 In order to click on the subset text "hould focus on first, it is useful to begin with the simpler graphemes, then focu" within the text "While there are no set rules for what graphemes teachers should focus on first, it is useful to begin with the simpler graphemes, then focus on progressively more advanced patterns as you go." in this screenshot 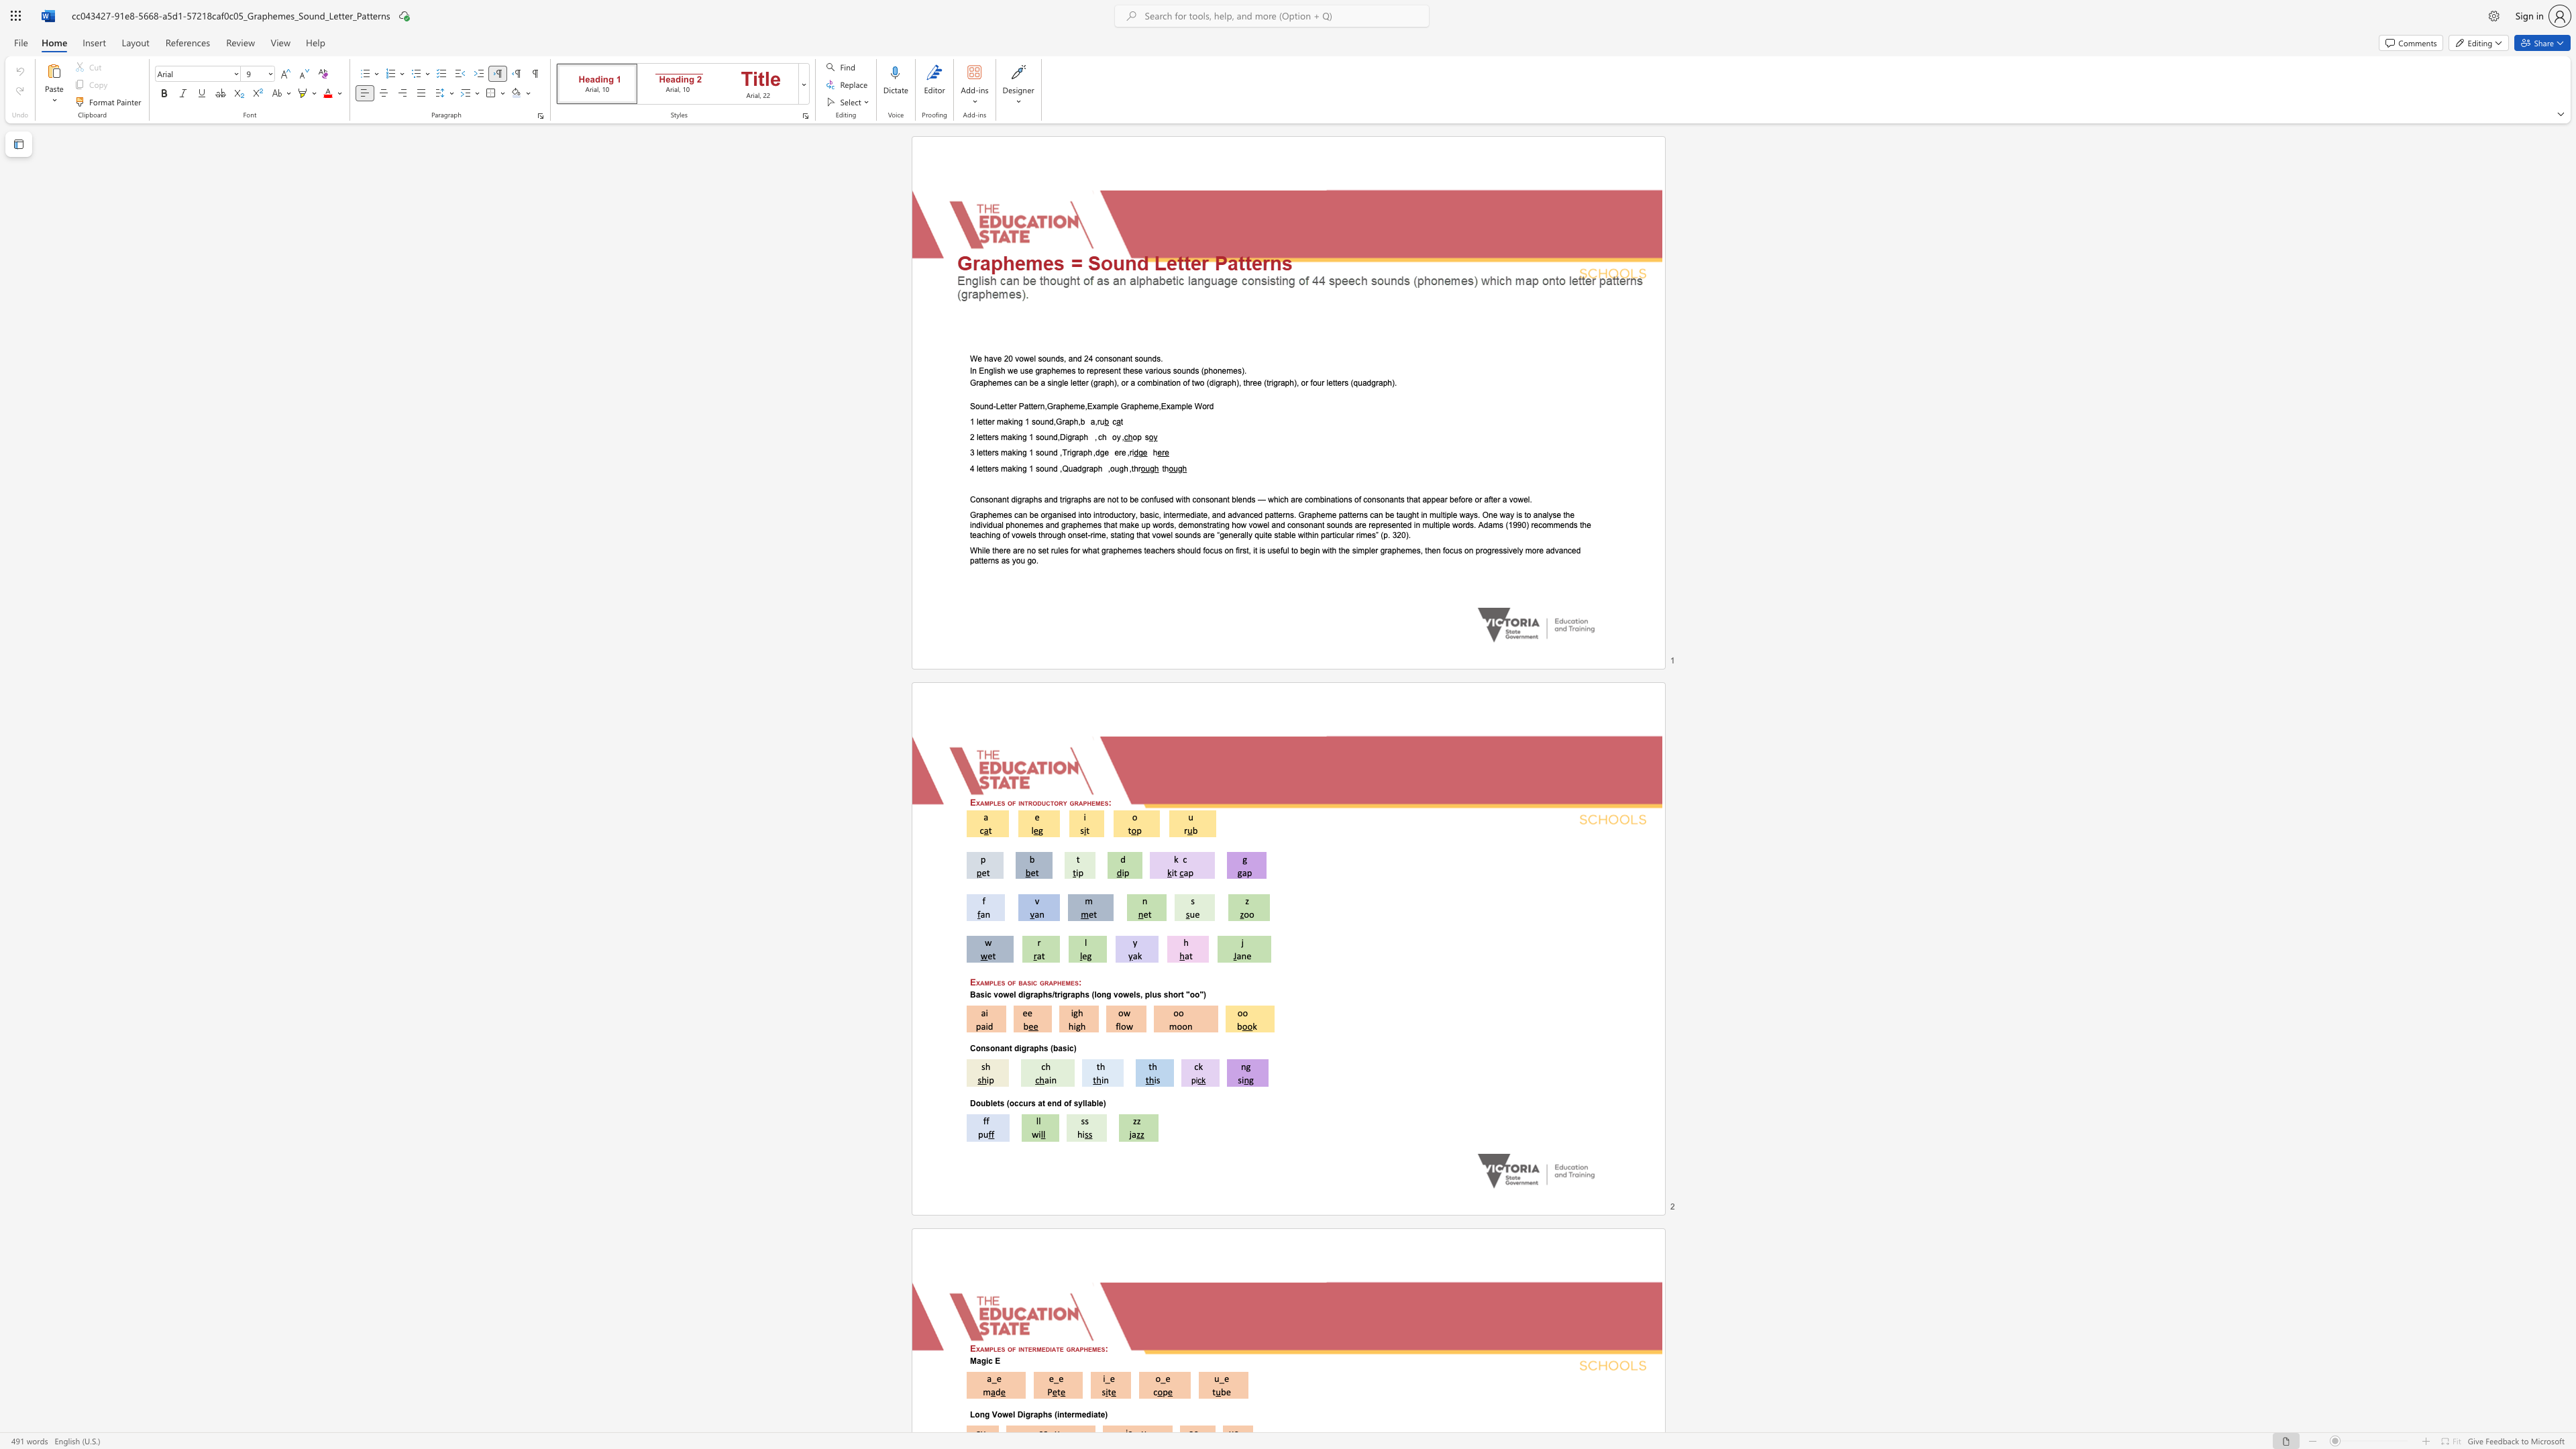, I will do `click(1180, 550)`.